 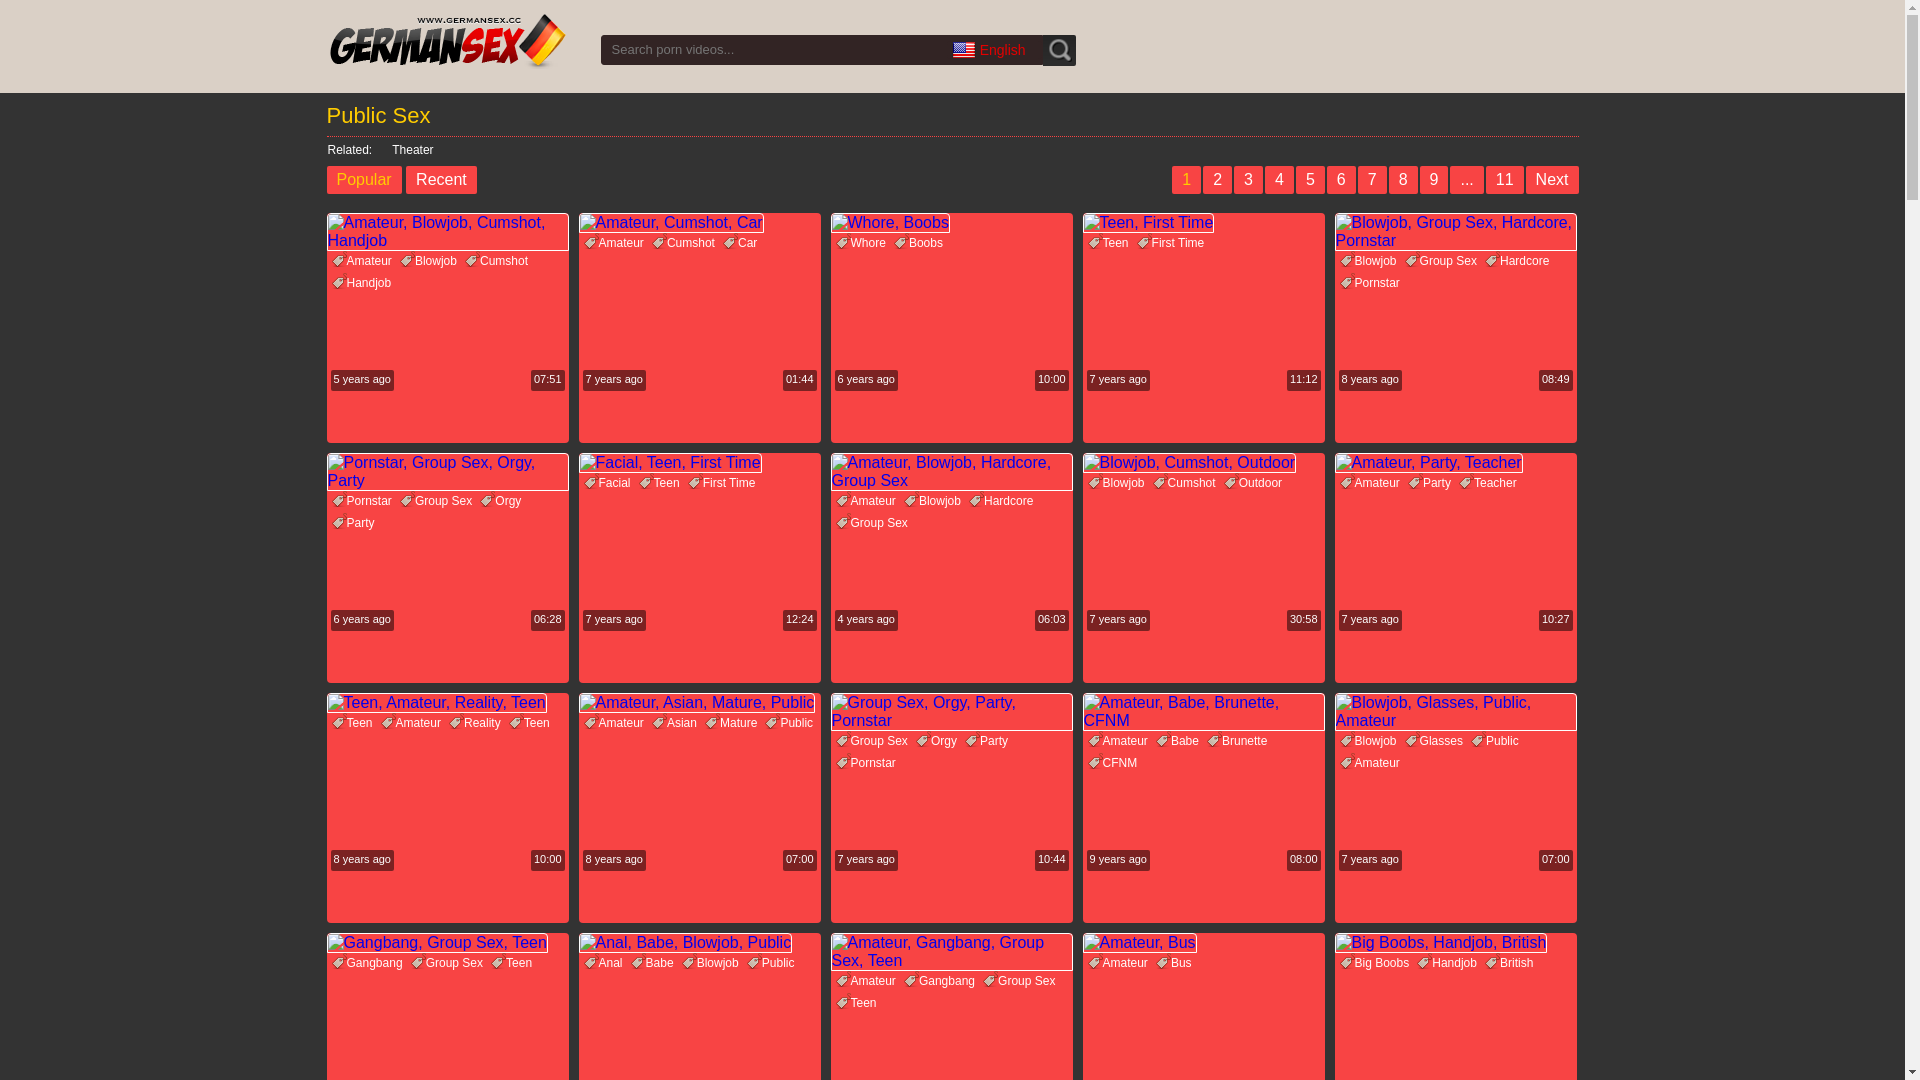 What do you see at coordinates (1454, 462) in the screenshot?
I see `'Amateur, Party, Teacher'` at bounding box center [1454, 462].